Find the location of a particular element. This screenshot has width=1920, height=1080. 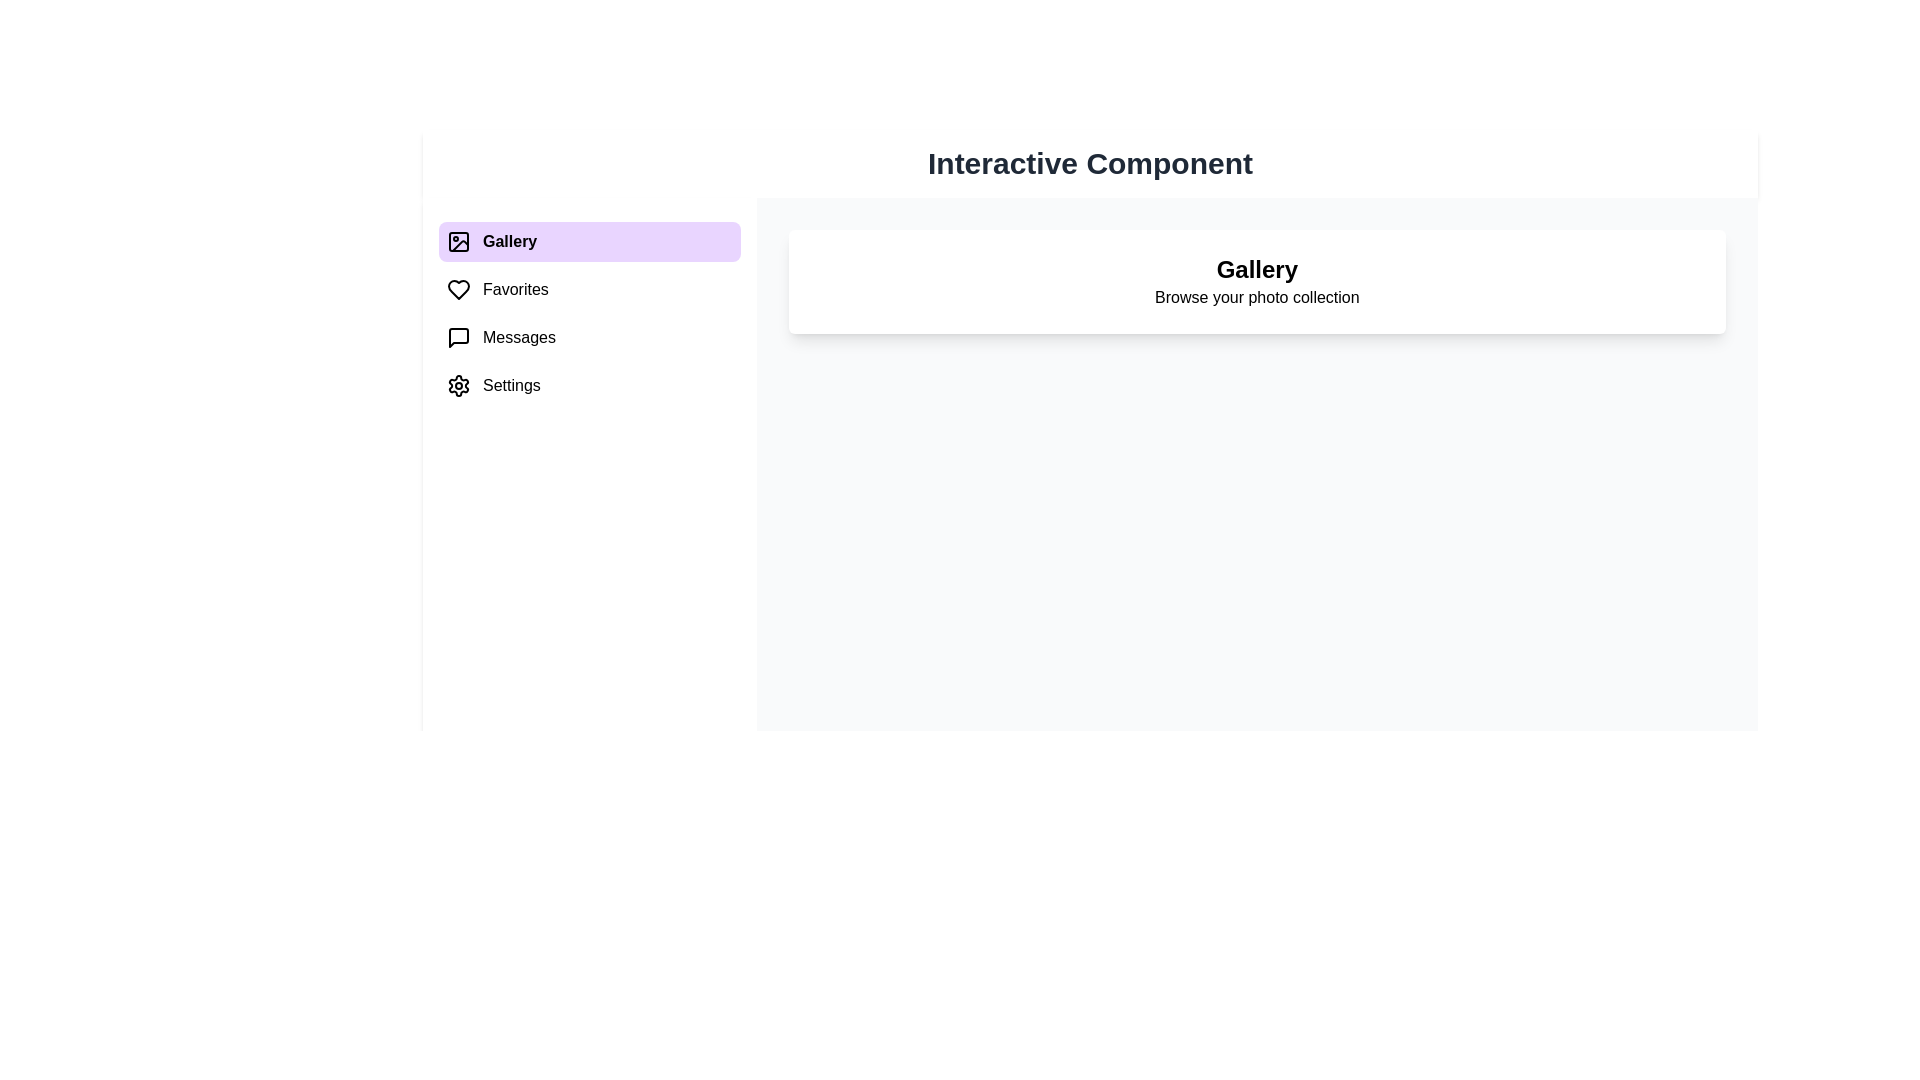

the menu item Gallery to switch the content area is located at coordinates (588, 241).